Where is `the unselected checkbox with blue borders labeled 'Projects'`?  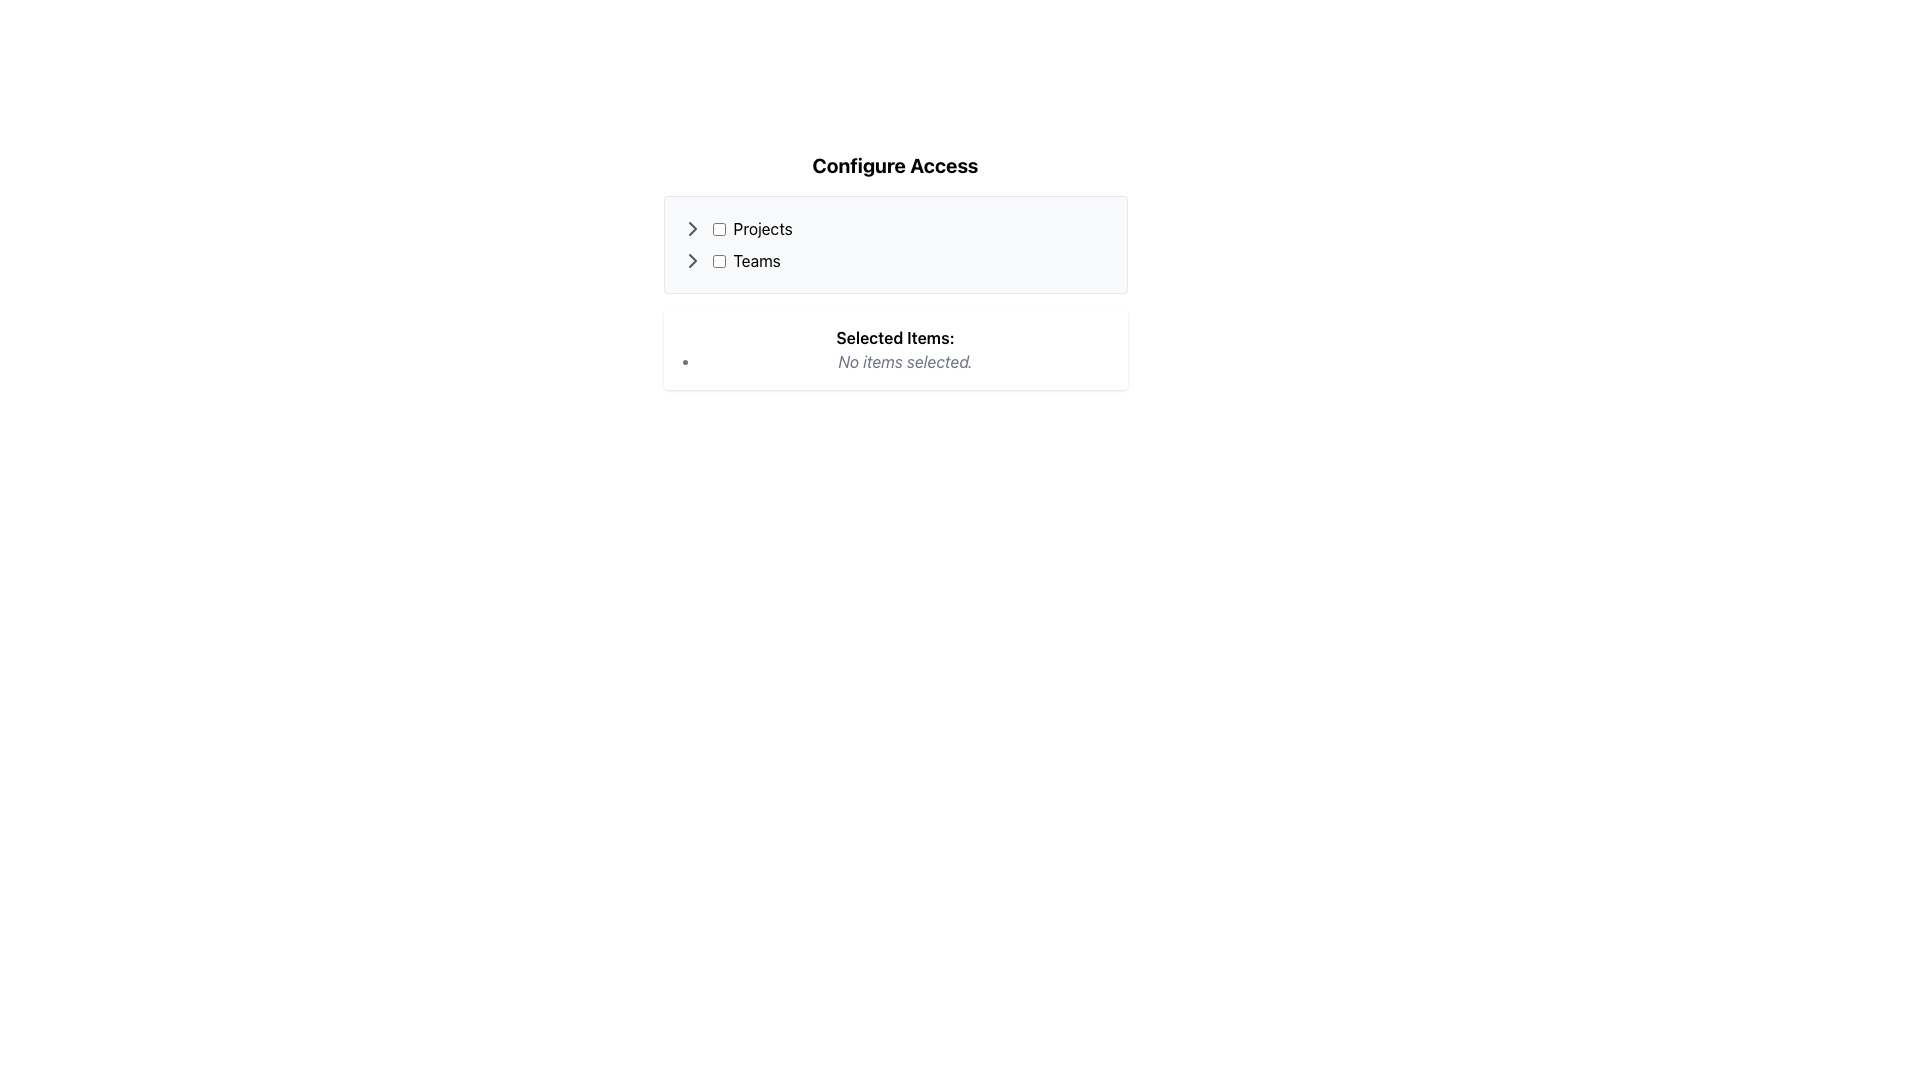
the unselected checkbox with blue borders labeled 'Projects' is located at coordinates (719, 227).